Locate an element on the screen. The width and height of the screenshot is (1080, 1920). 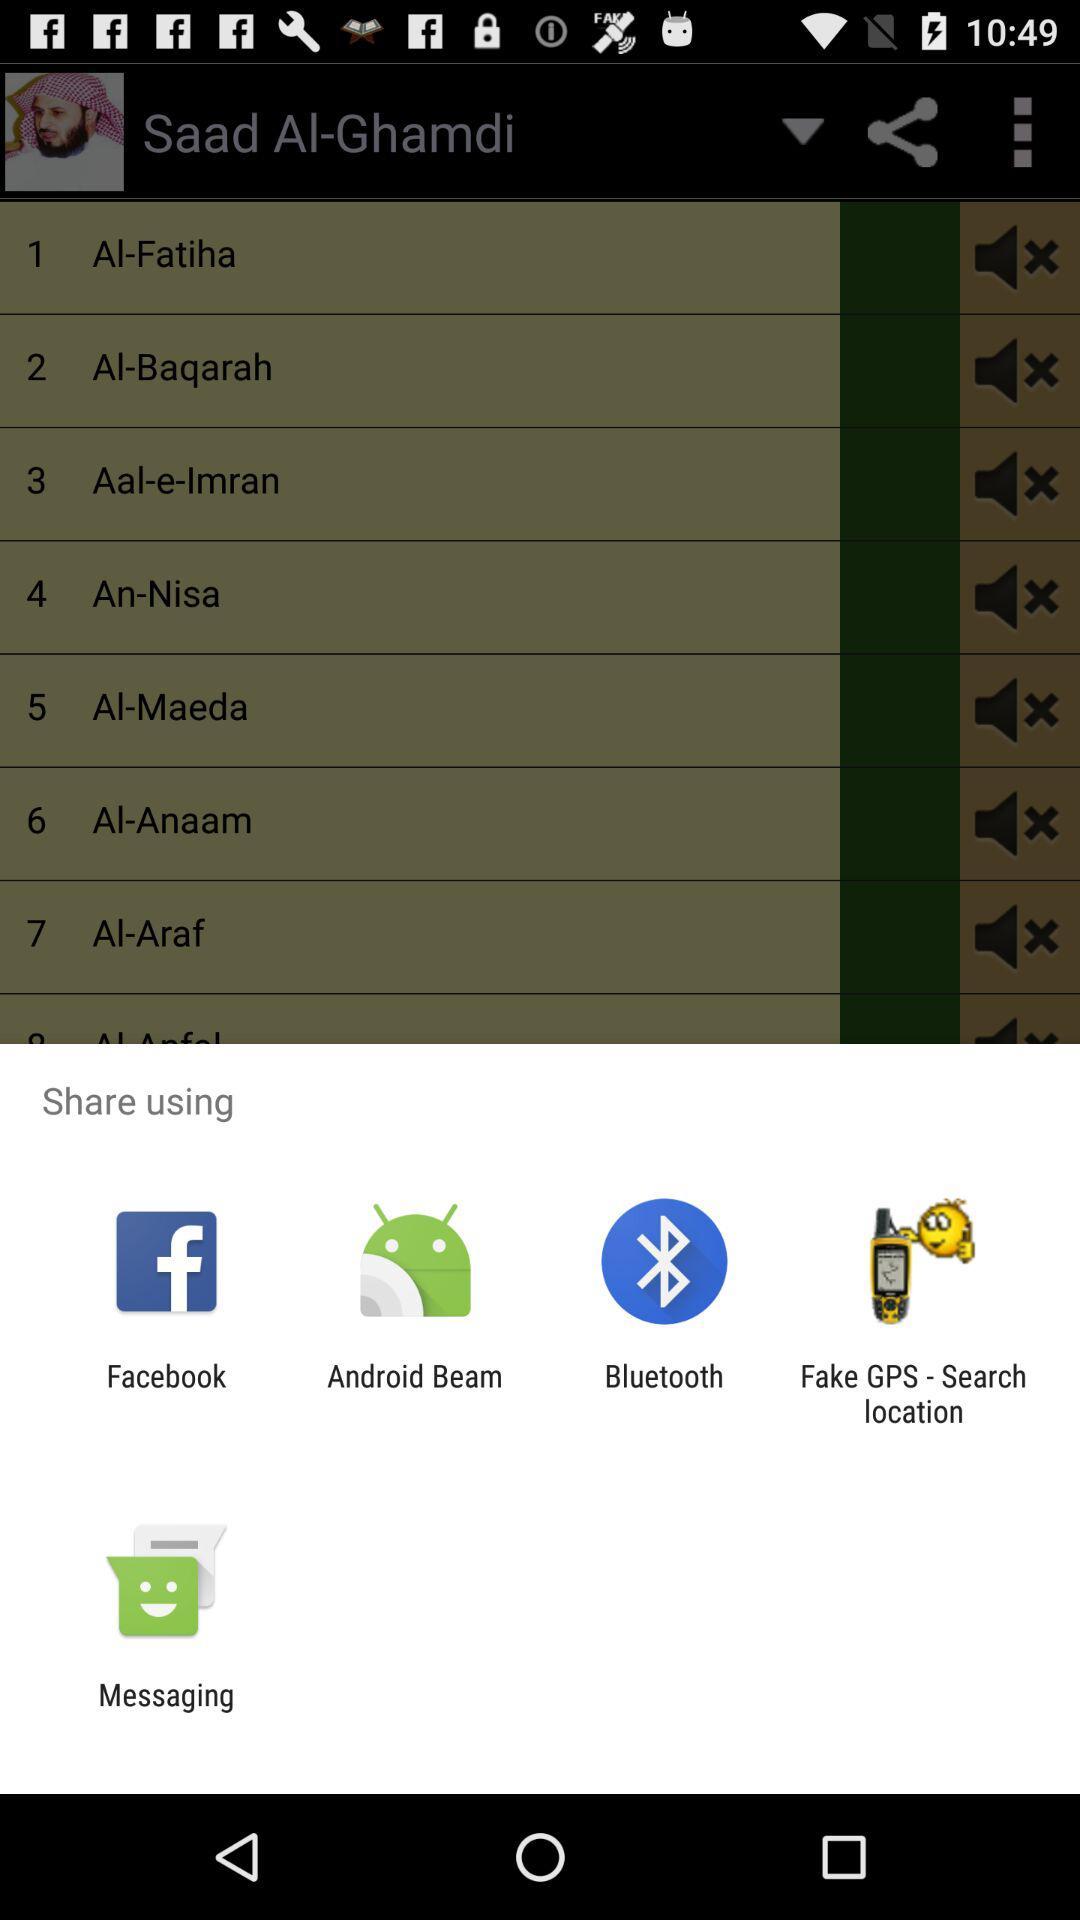
app to the left of bluetooth is located at coordinates (414, 1392).